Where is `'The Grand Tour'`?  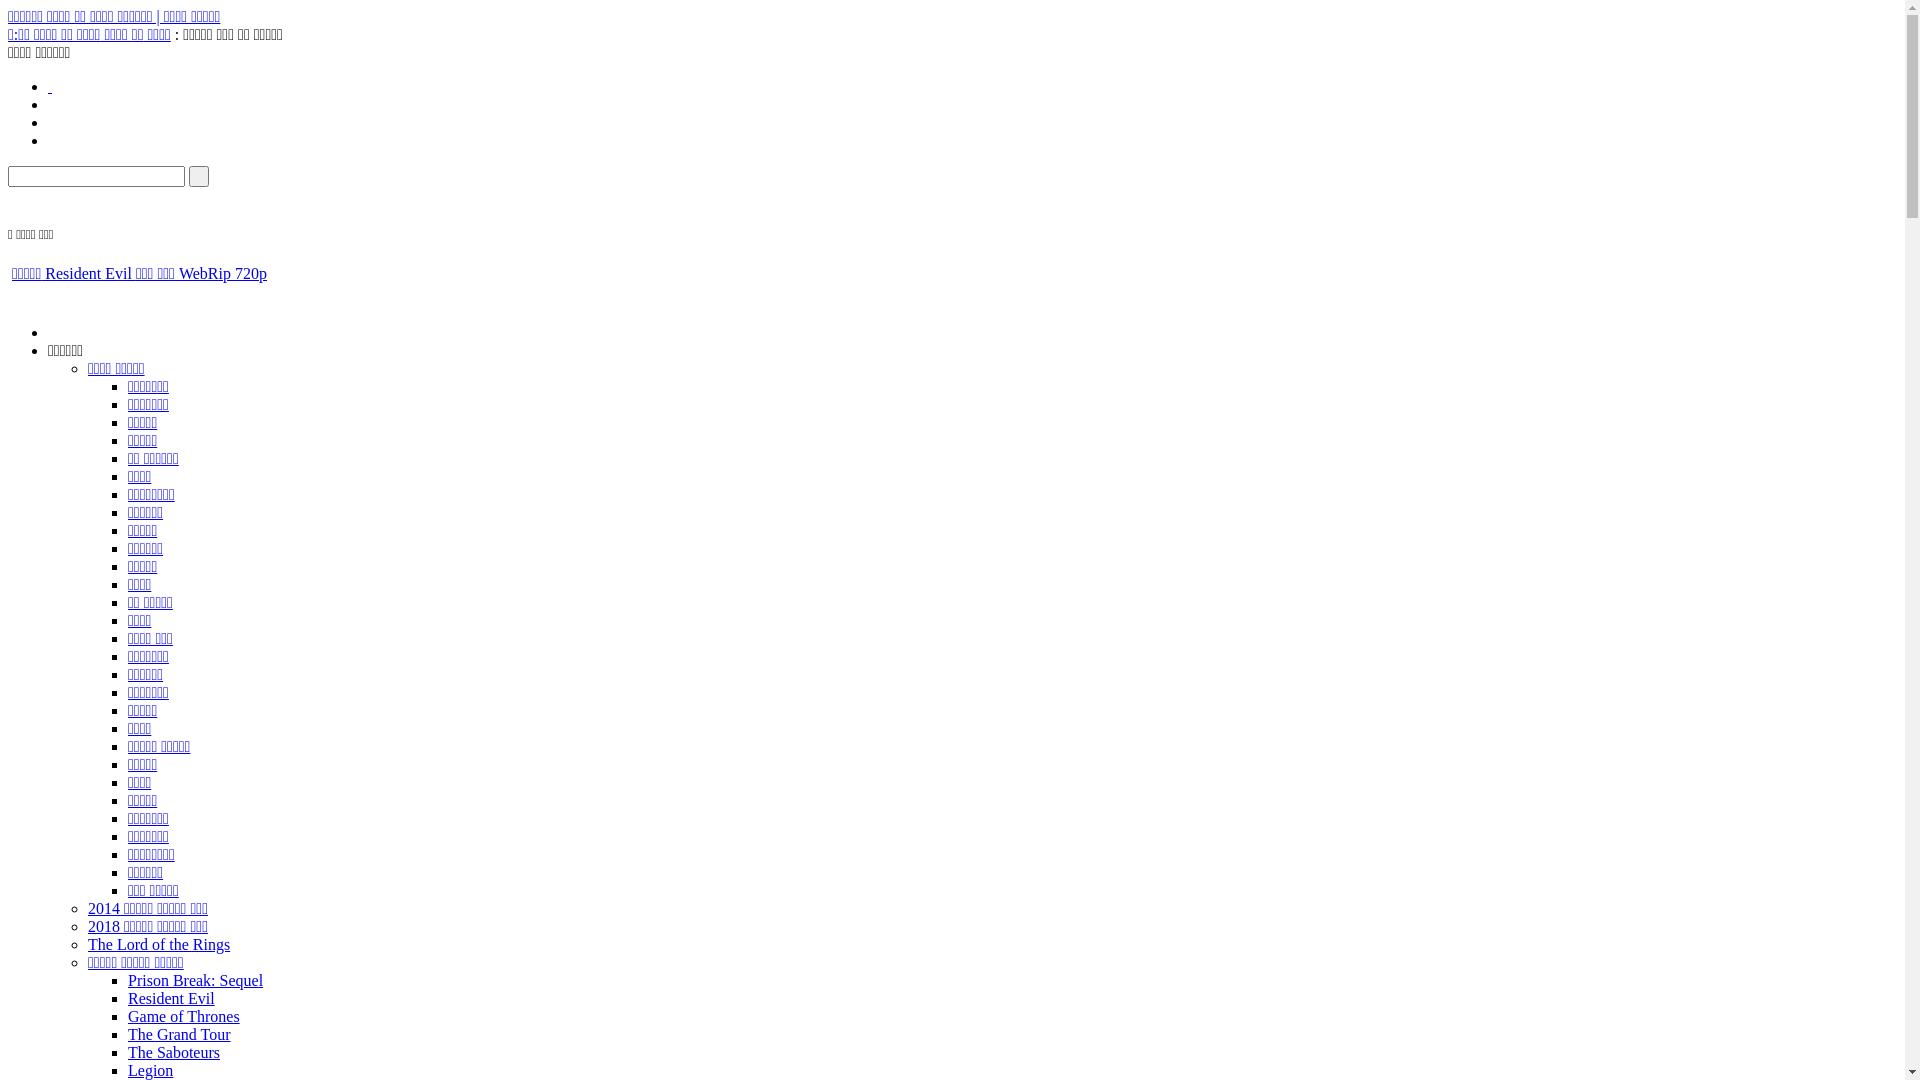 'The Grand Tour' is located at coordinates (179, 1034).